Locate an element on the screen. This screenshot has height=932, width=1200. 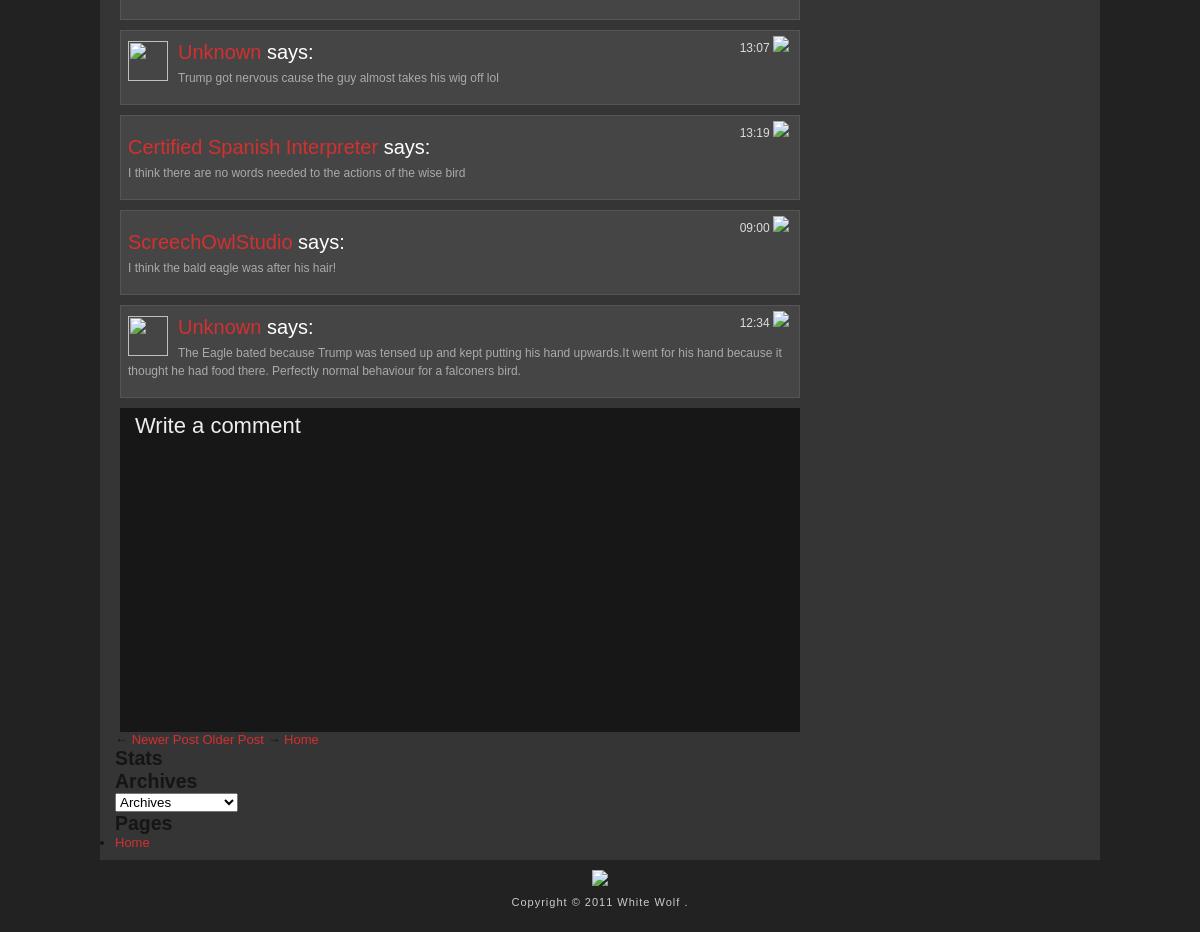
'Older Post' is located at coordinates (200, 737).